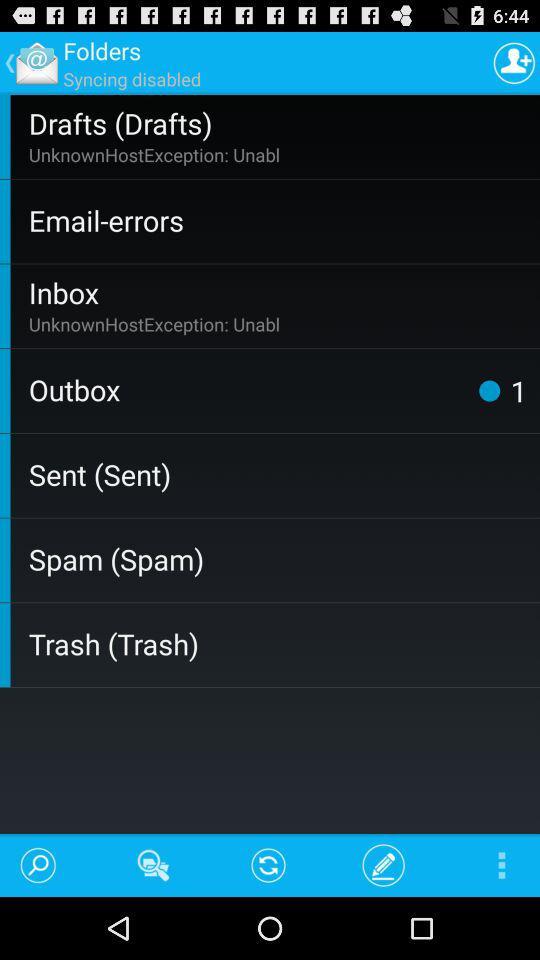 The height and width of the screenshot is (960, 540). What do you see at coordinates (279, 219) in the screenshot?
I see `icon below the unknownhostexception: unabl app` at bounding box center [279, 219].